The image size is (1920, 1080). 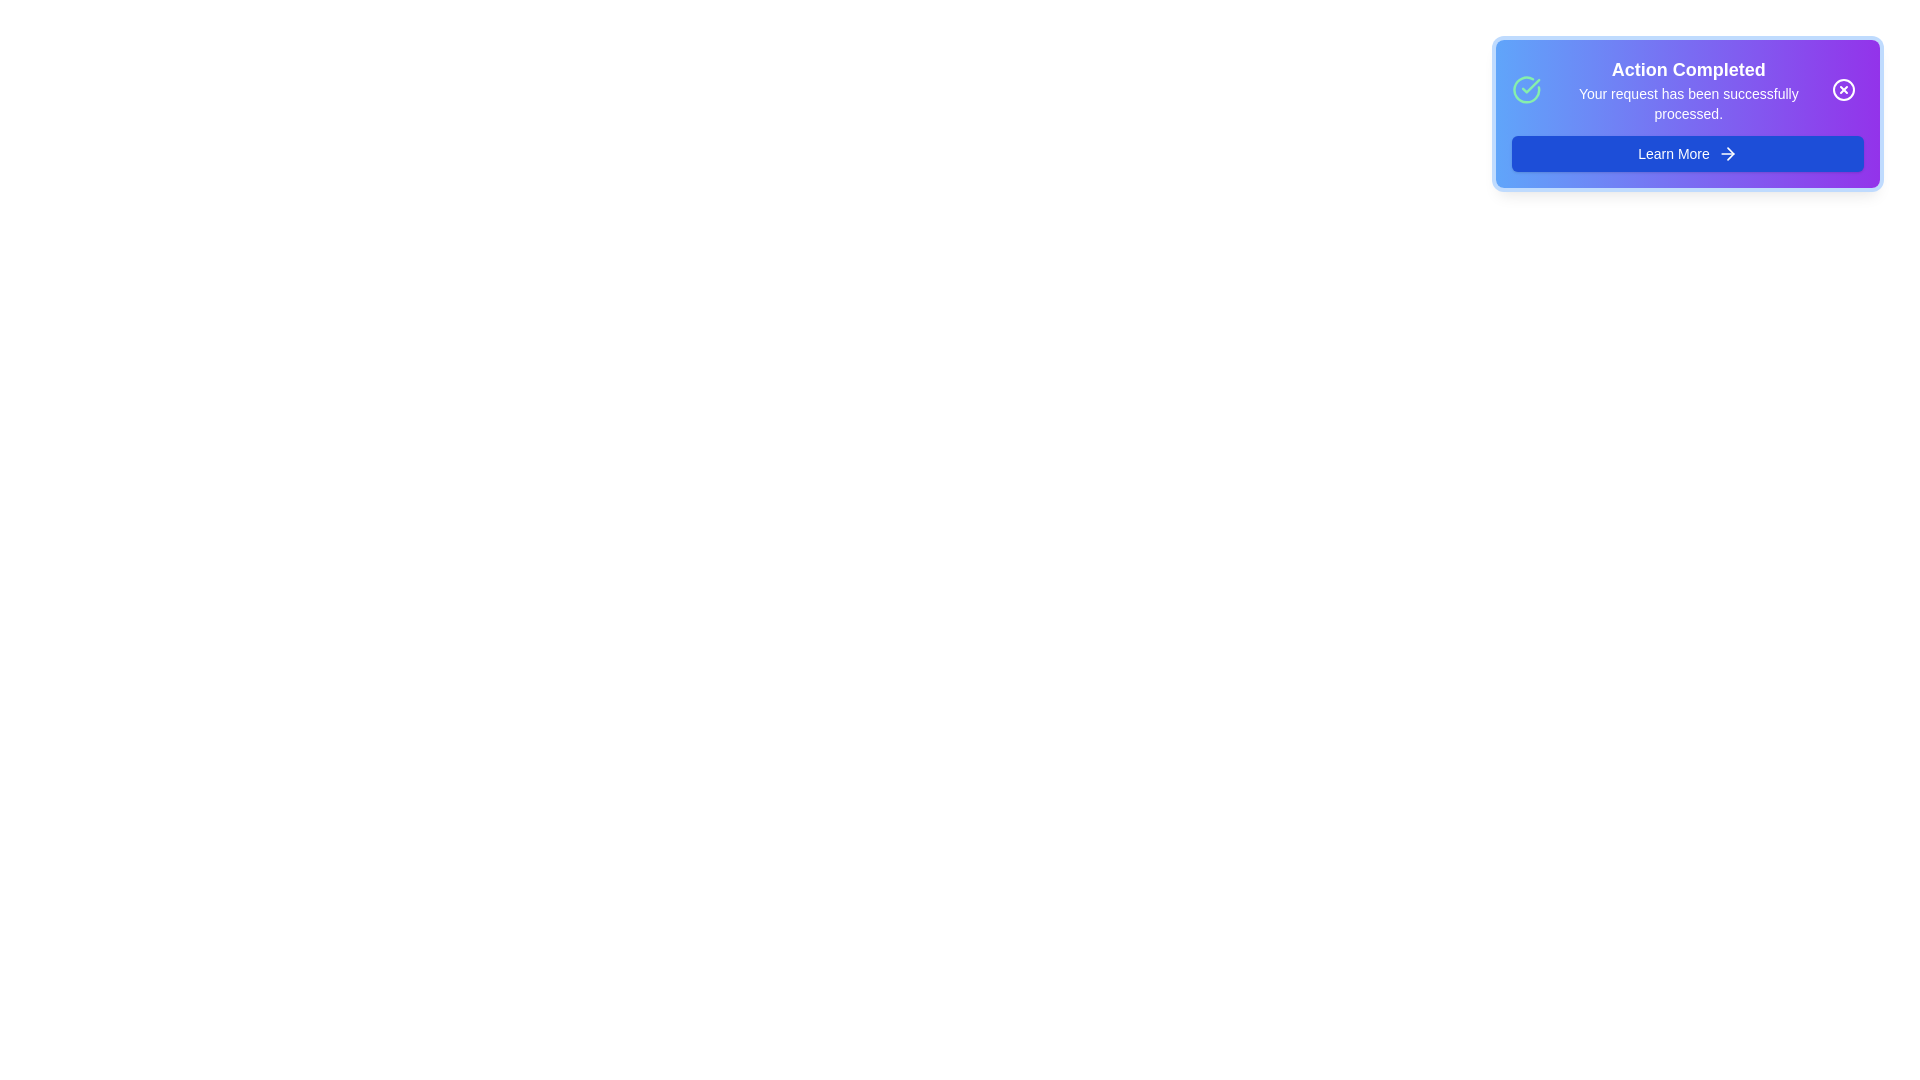 What do you see at coordinates (1687, 153) in the screenshot?
I see `the 'Learn More' button to navigate to additional information` at bounding box center [1687, 153].